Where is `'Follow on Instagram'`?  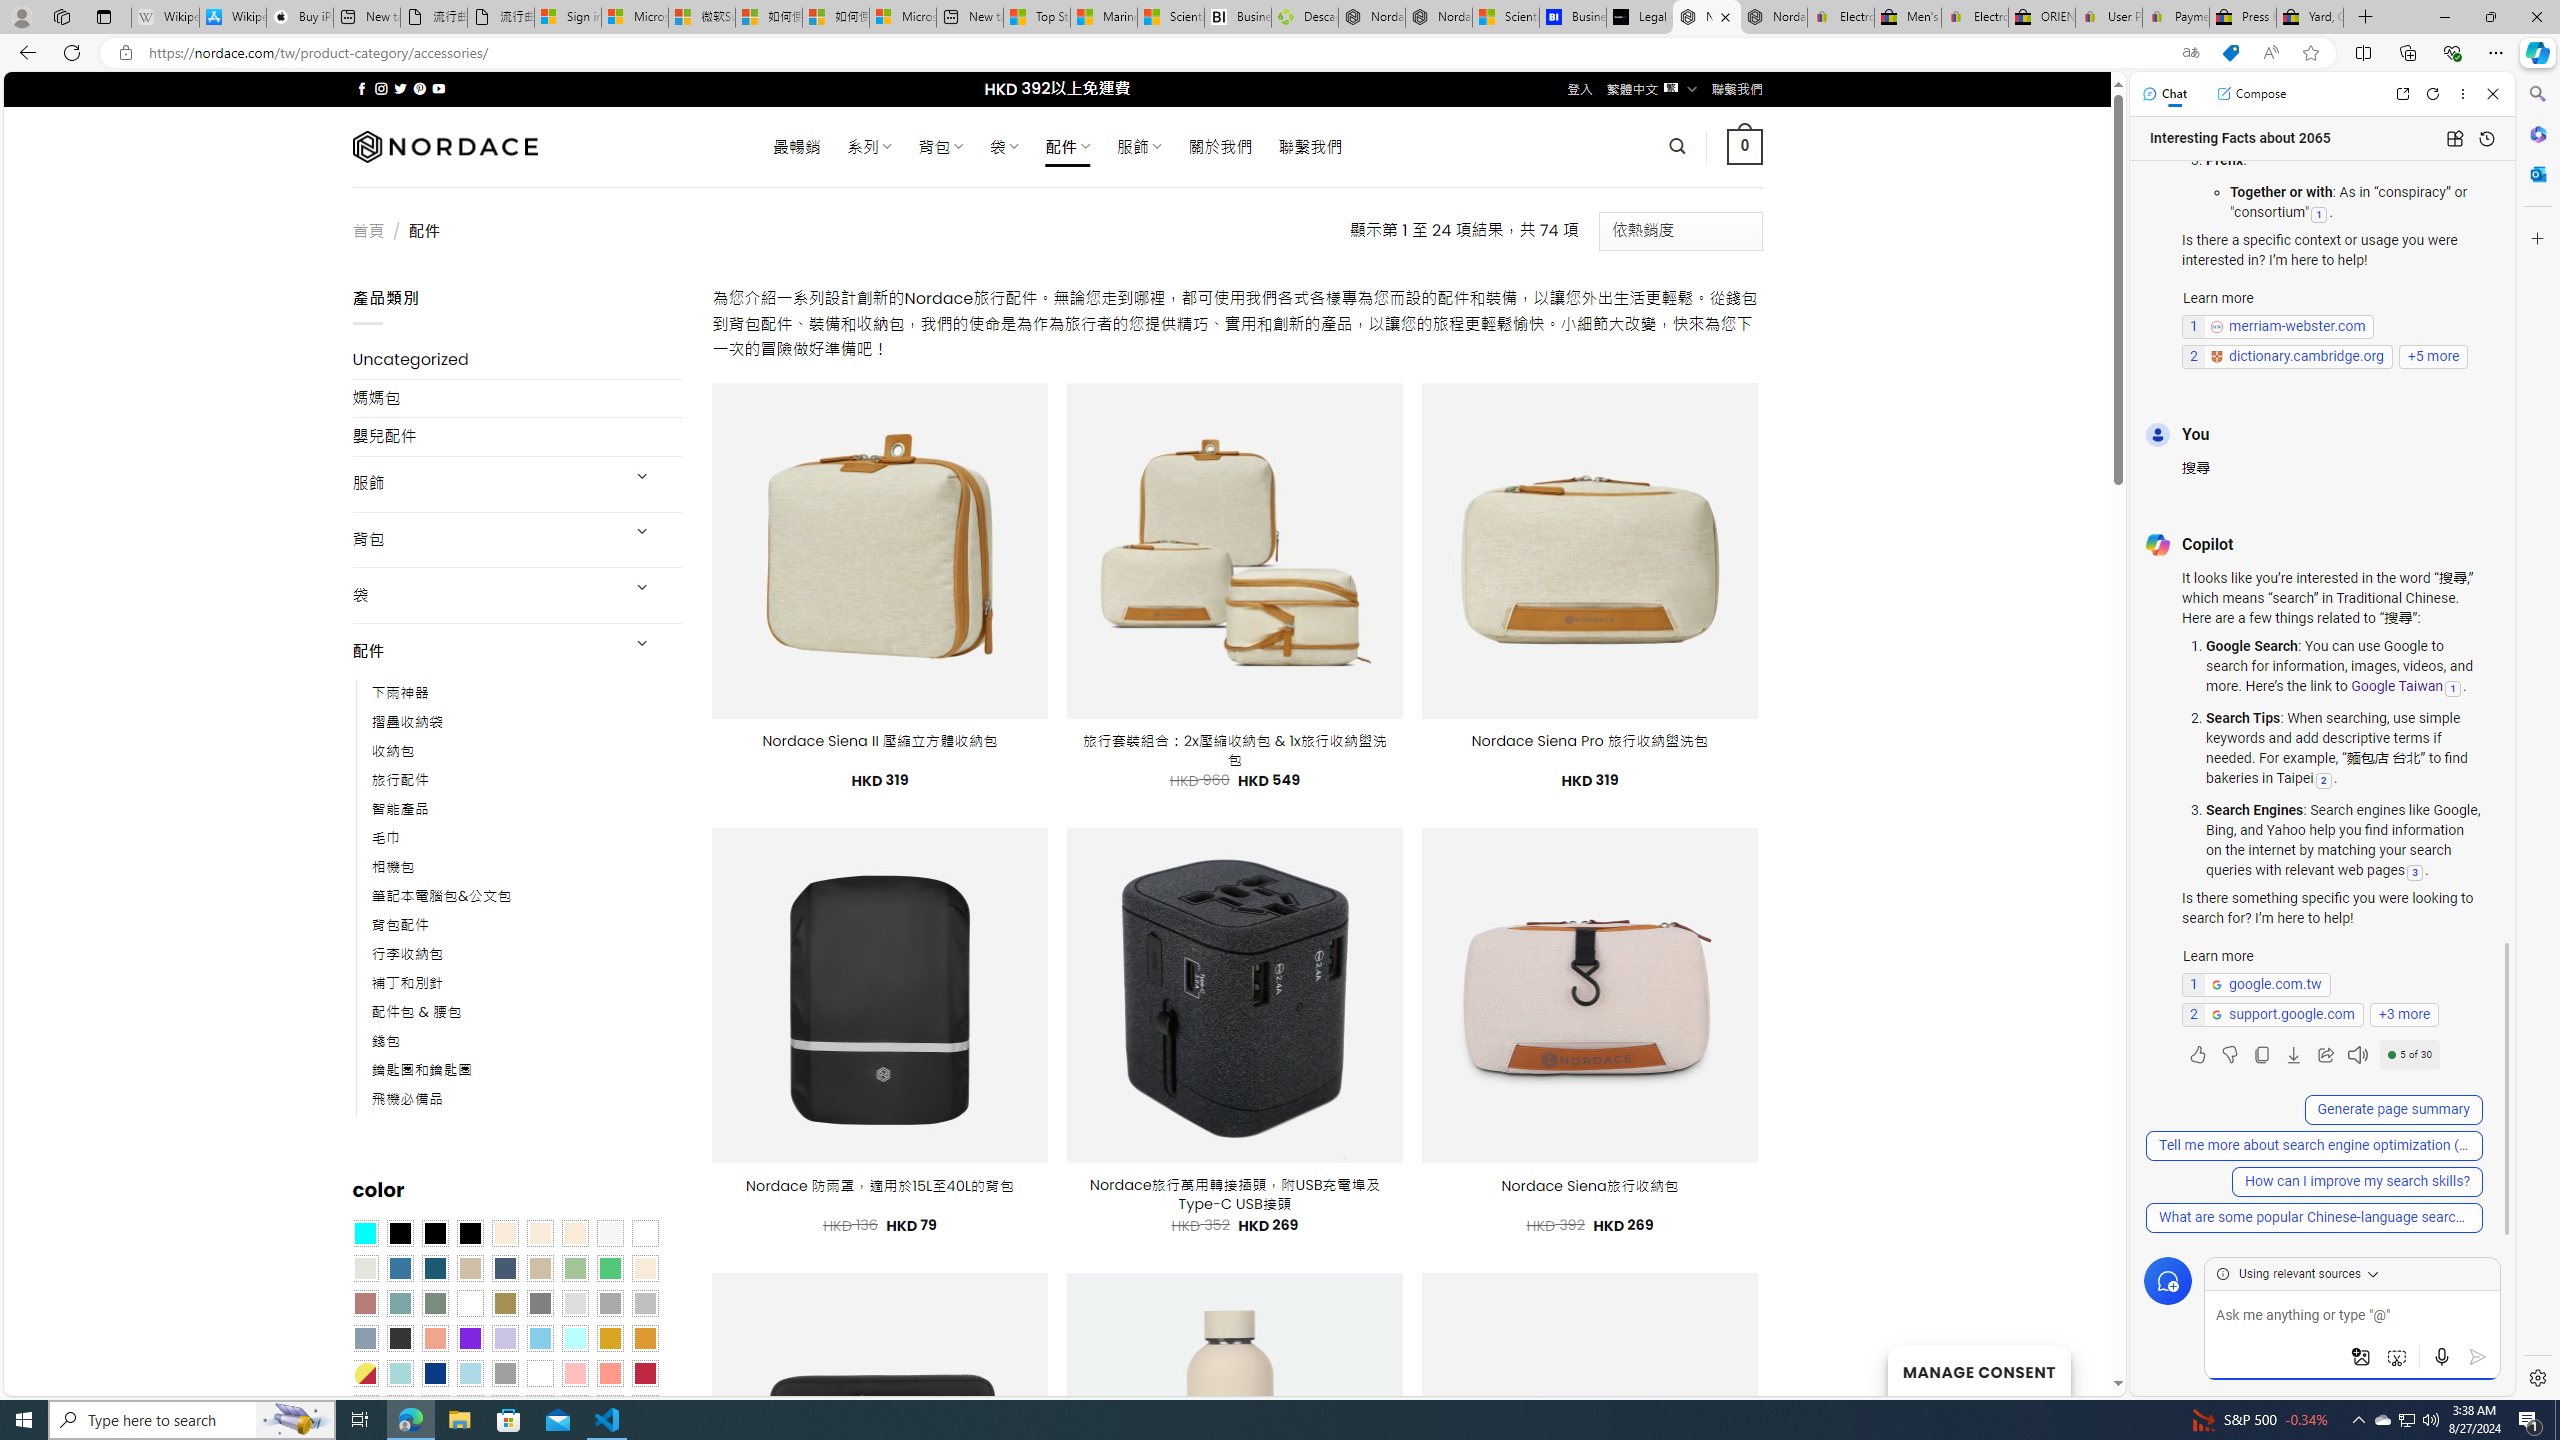
'Follow on Instagram' is located at coordinates (380, 88).